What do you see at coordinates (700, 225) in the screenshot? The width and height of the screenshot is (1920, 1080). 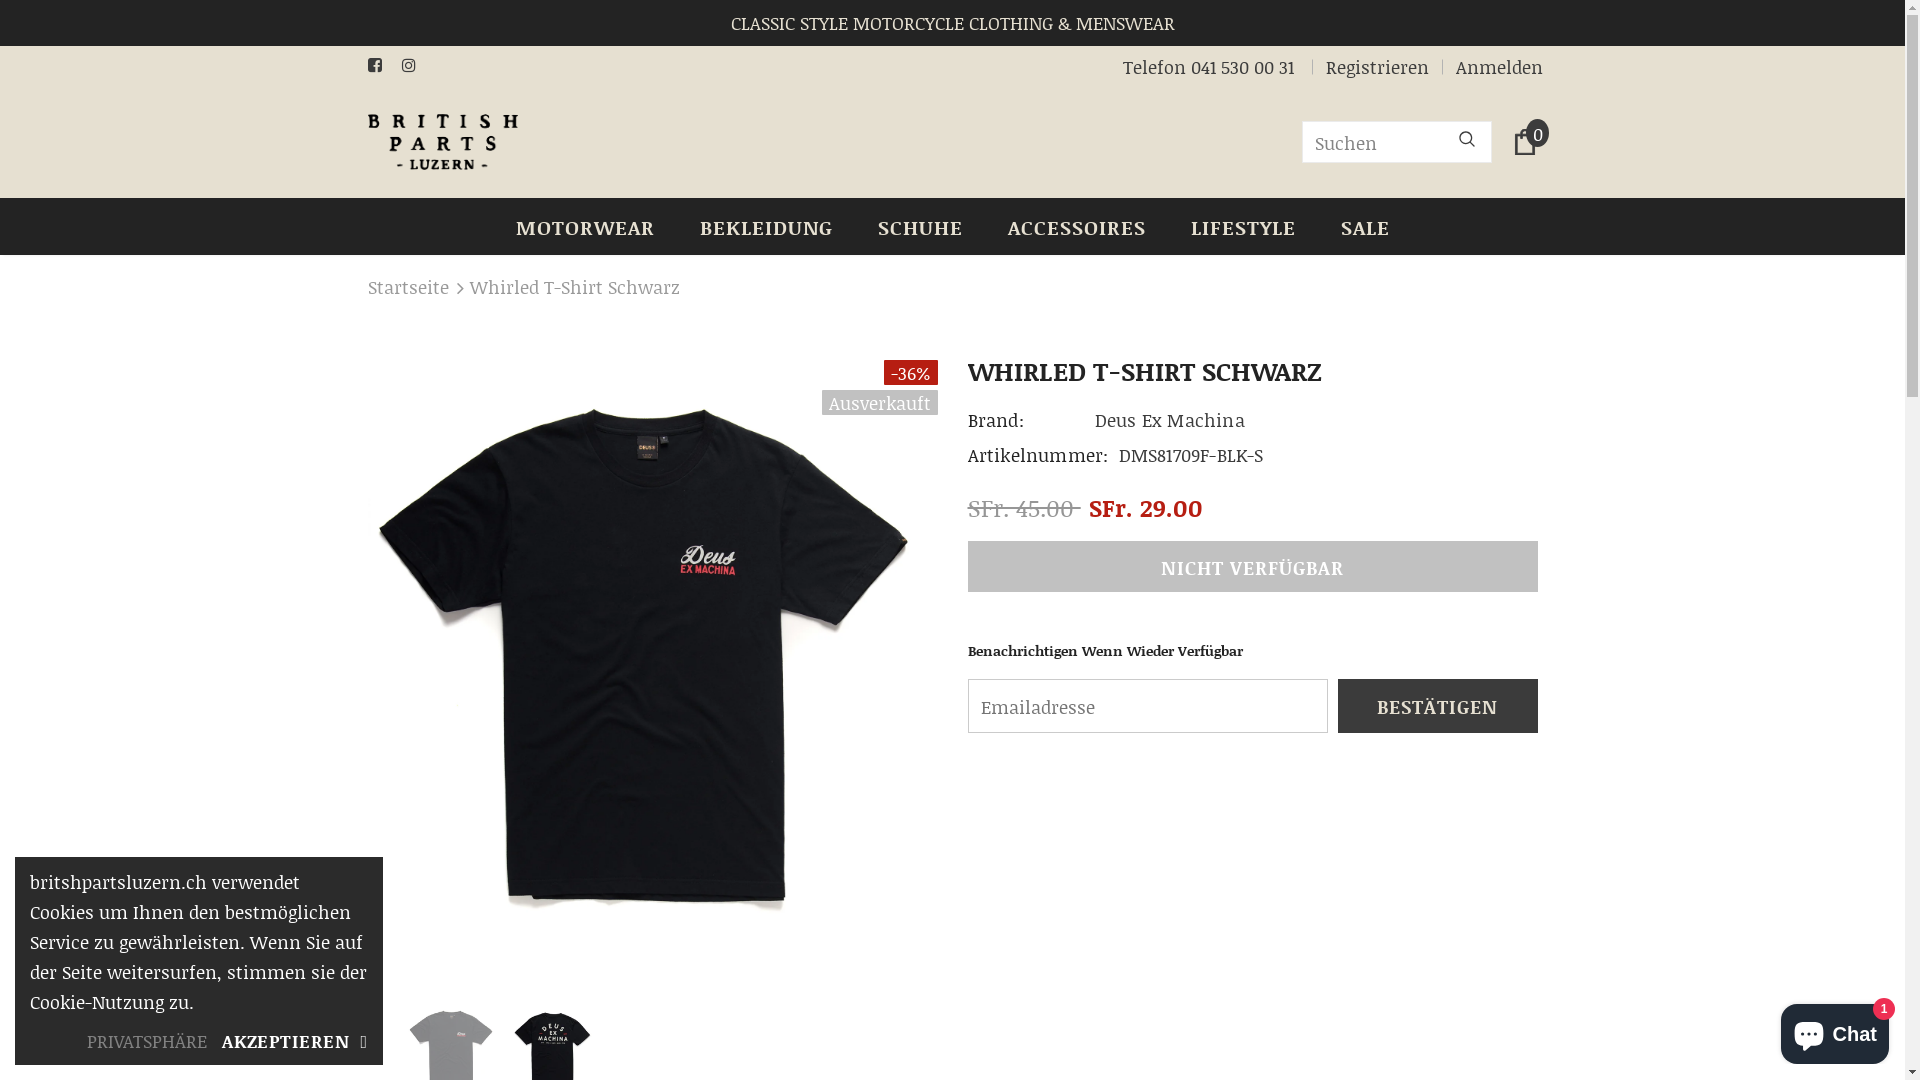 I see `'BEKLEIDUNG'` at bounding box center [700, 225].